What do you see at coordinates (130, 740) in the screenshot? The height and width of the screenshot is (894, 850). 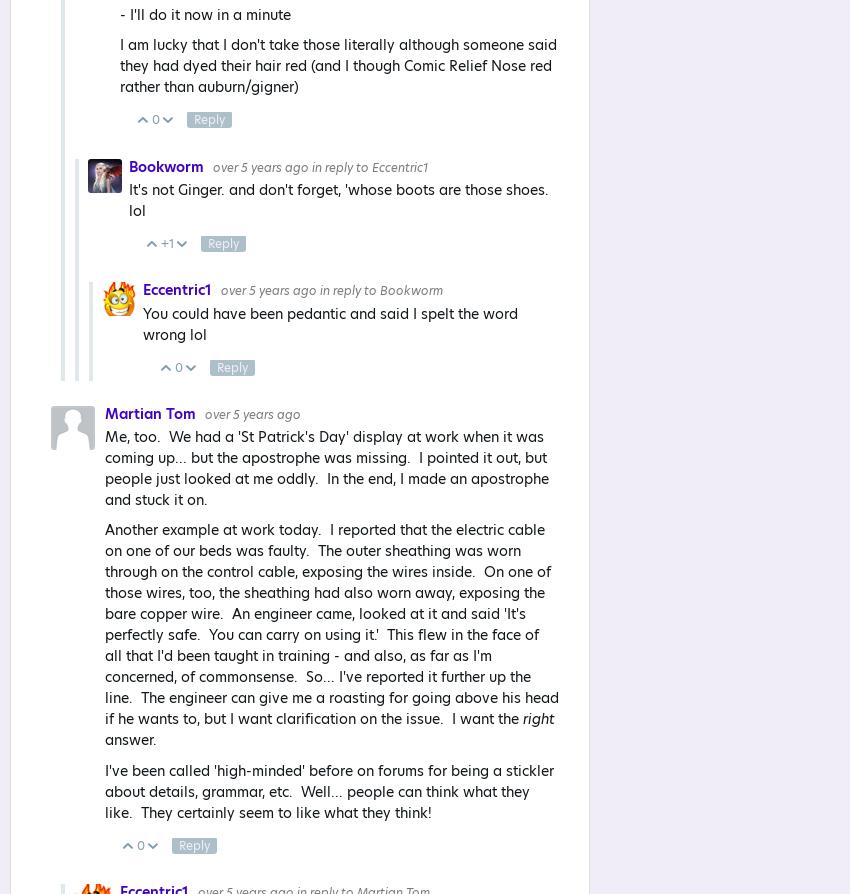 I see `'answer.'` at bounding box center [130, 740].